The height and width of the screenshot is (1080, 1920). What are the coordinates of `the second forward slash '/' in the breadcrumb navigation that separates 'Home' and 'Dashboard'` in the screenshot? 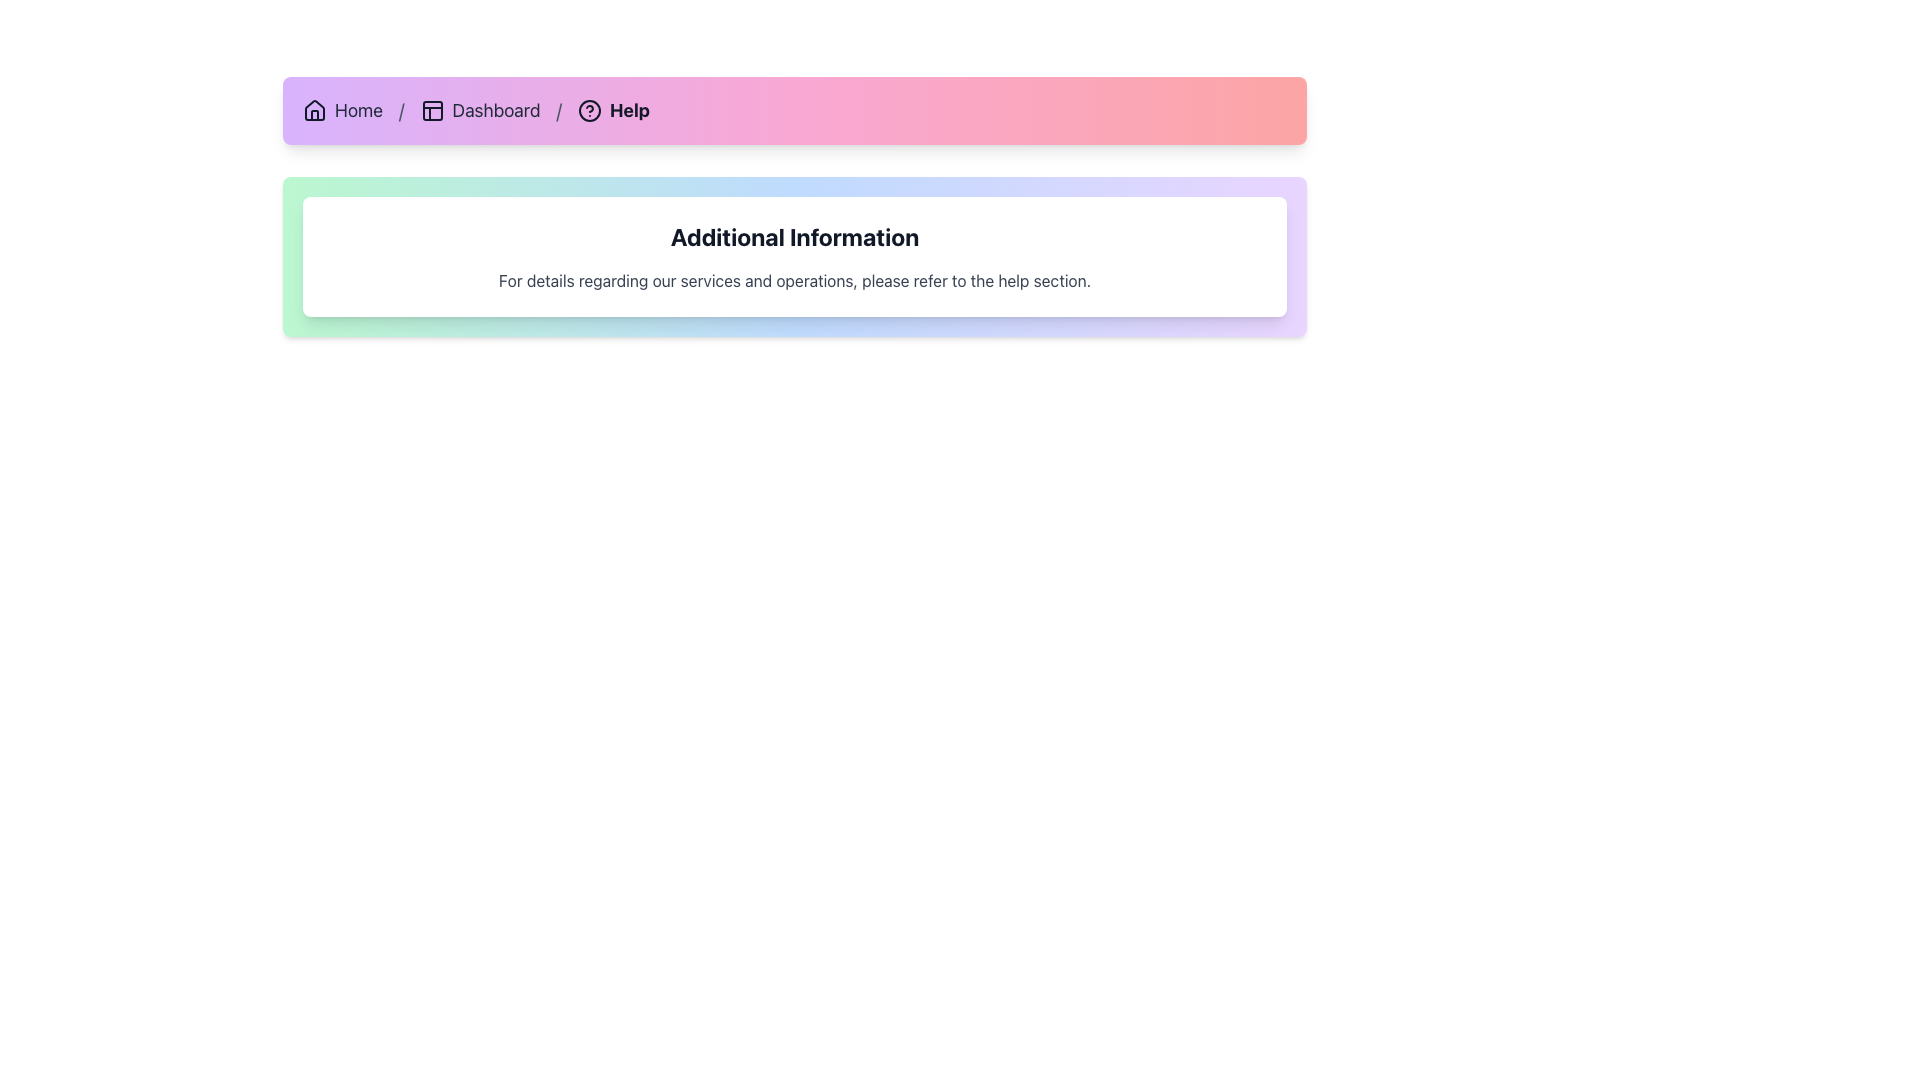 It's located at (400, 111).